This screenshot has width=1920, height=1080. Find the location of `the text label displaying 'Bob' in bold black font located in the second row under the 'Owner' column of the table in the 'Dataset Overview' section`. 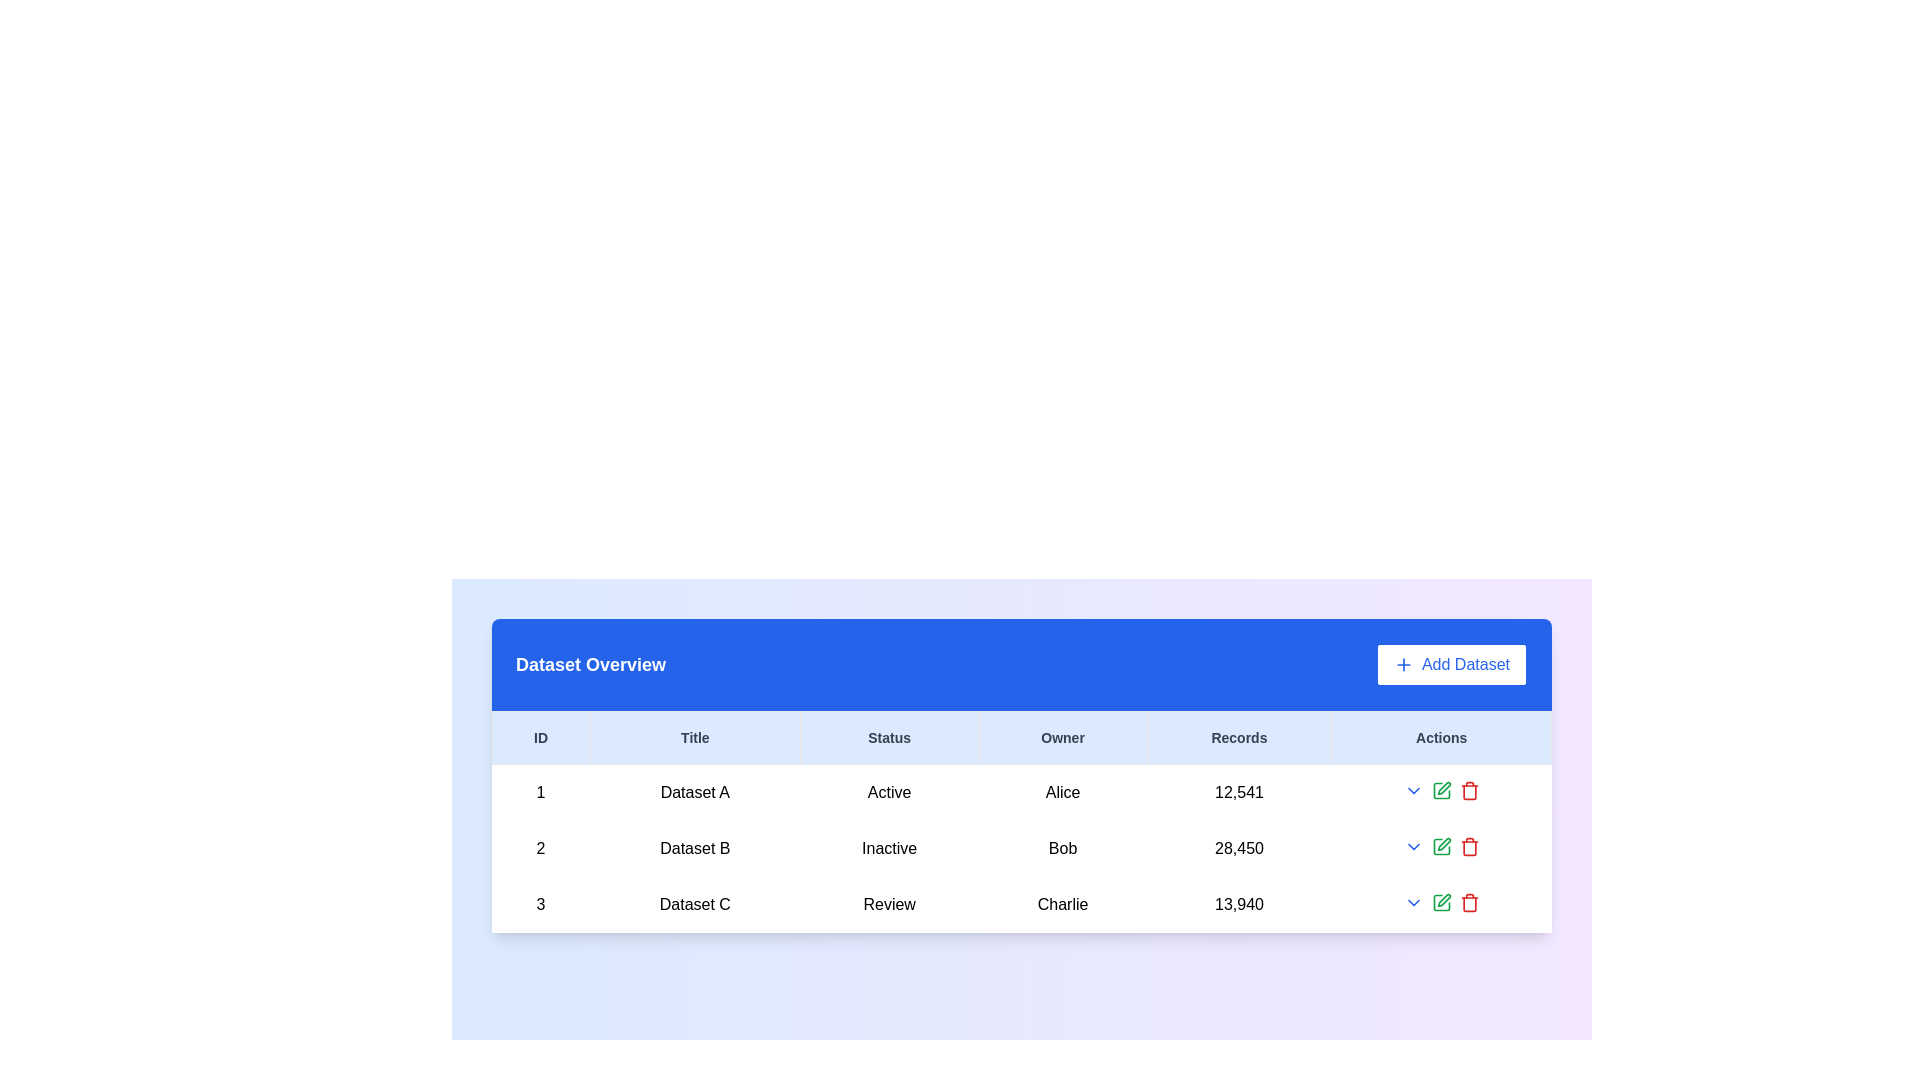

the text label displaying 'Bob' in bold black font located in the second row under the 'Owner' column of the table in the 'Dataset Overview' section is located at coordinates (1062, 848).